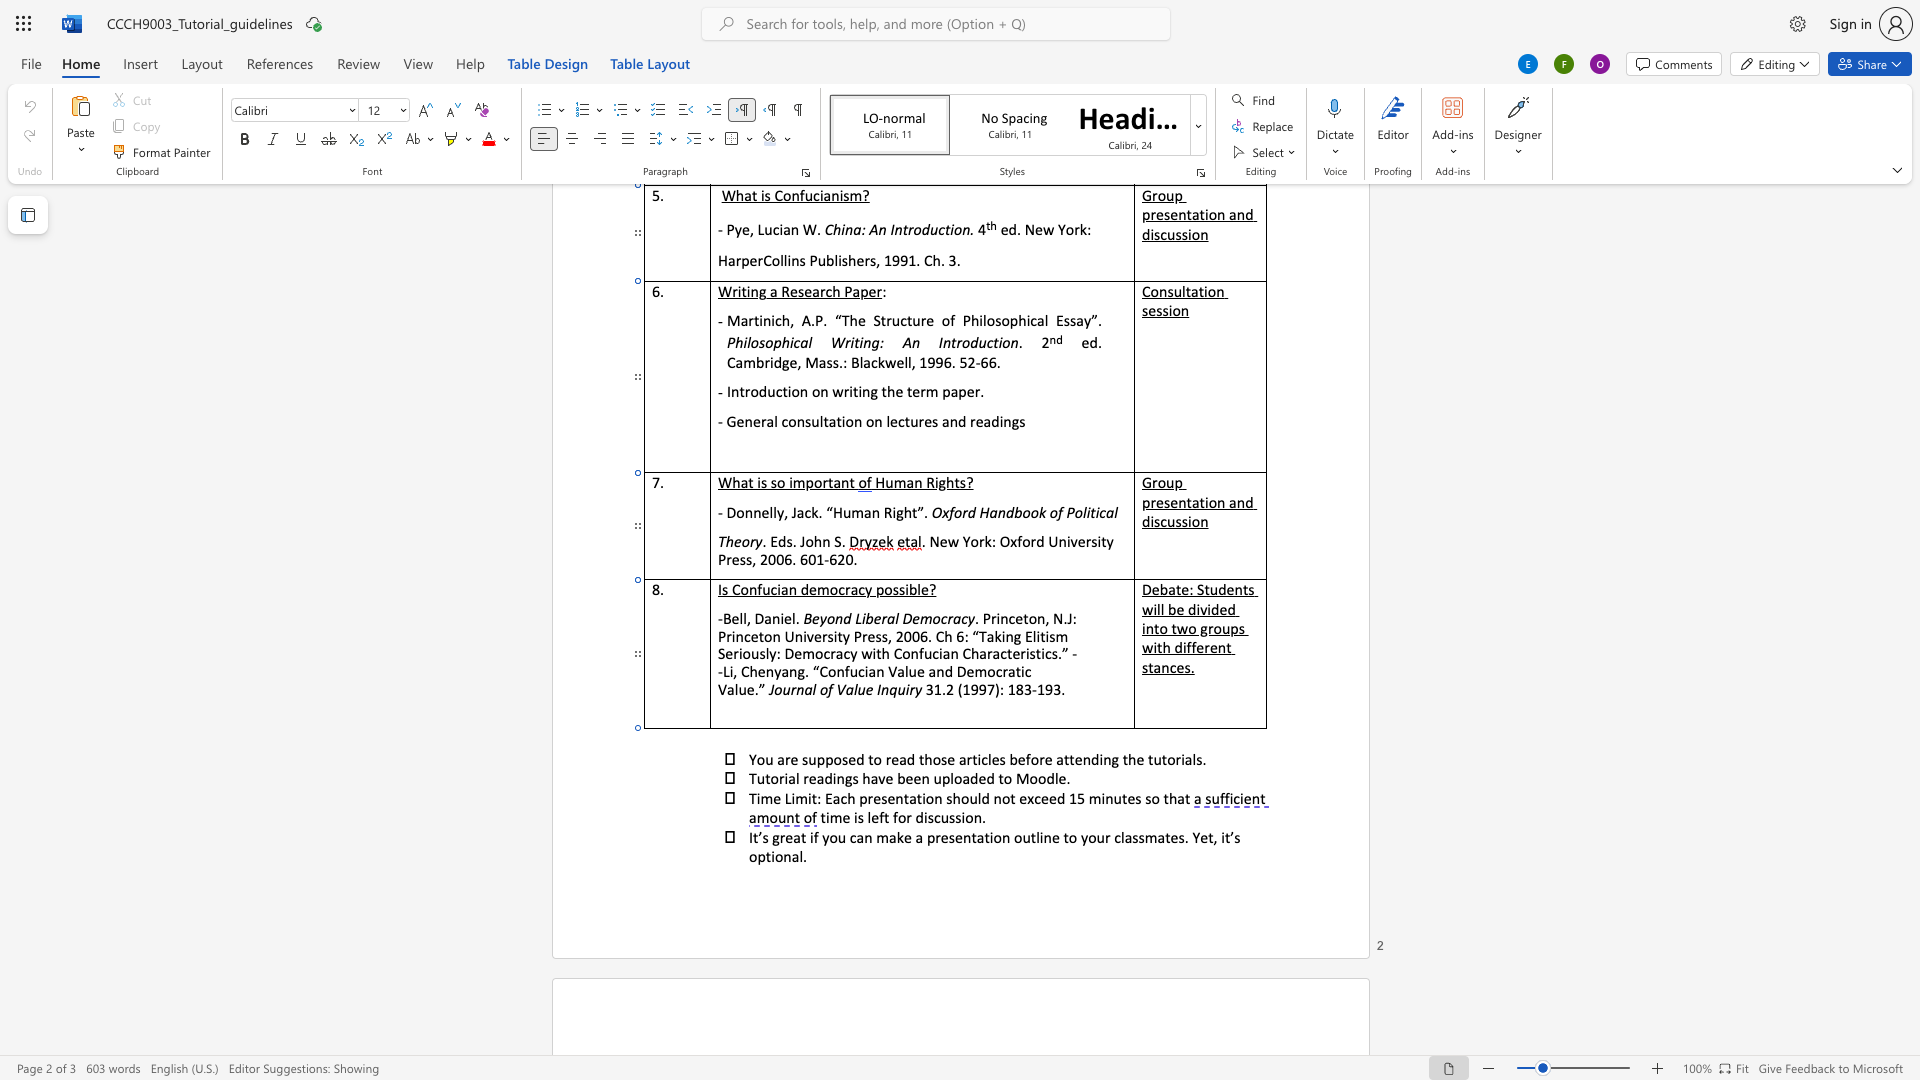 This screenshot has height=1080, width=1920. Describe the element at coordinates (1062, 759) in the screenshot. I see `the space between the continuous character "a" and "t" in the text` at that location.